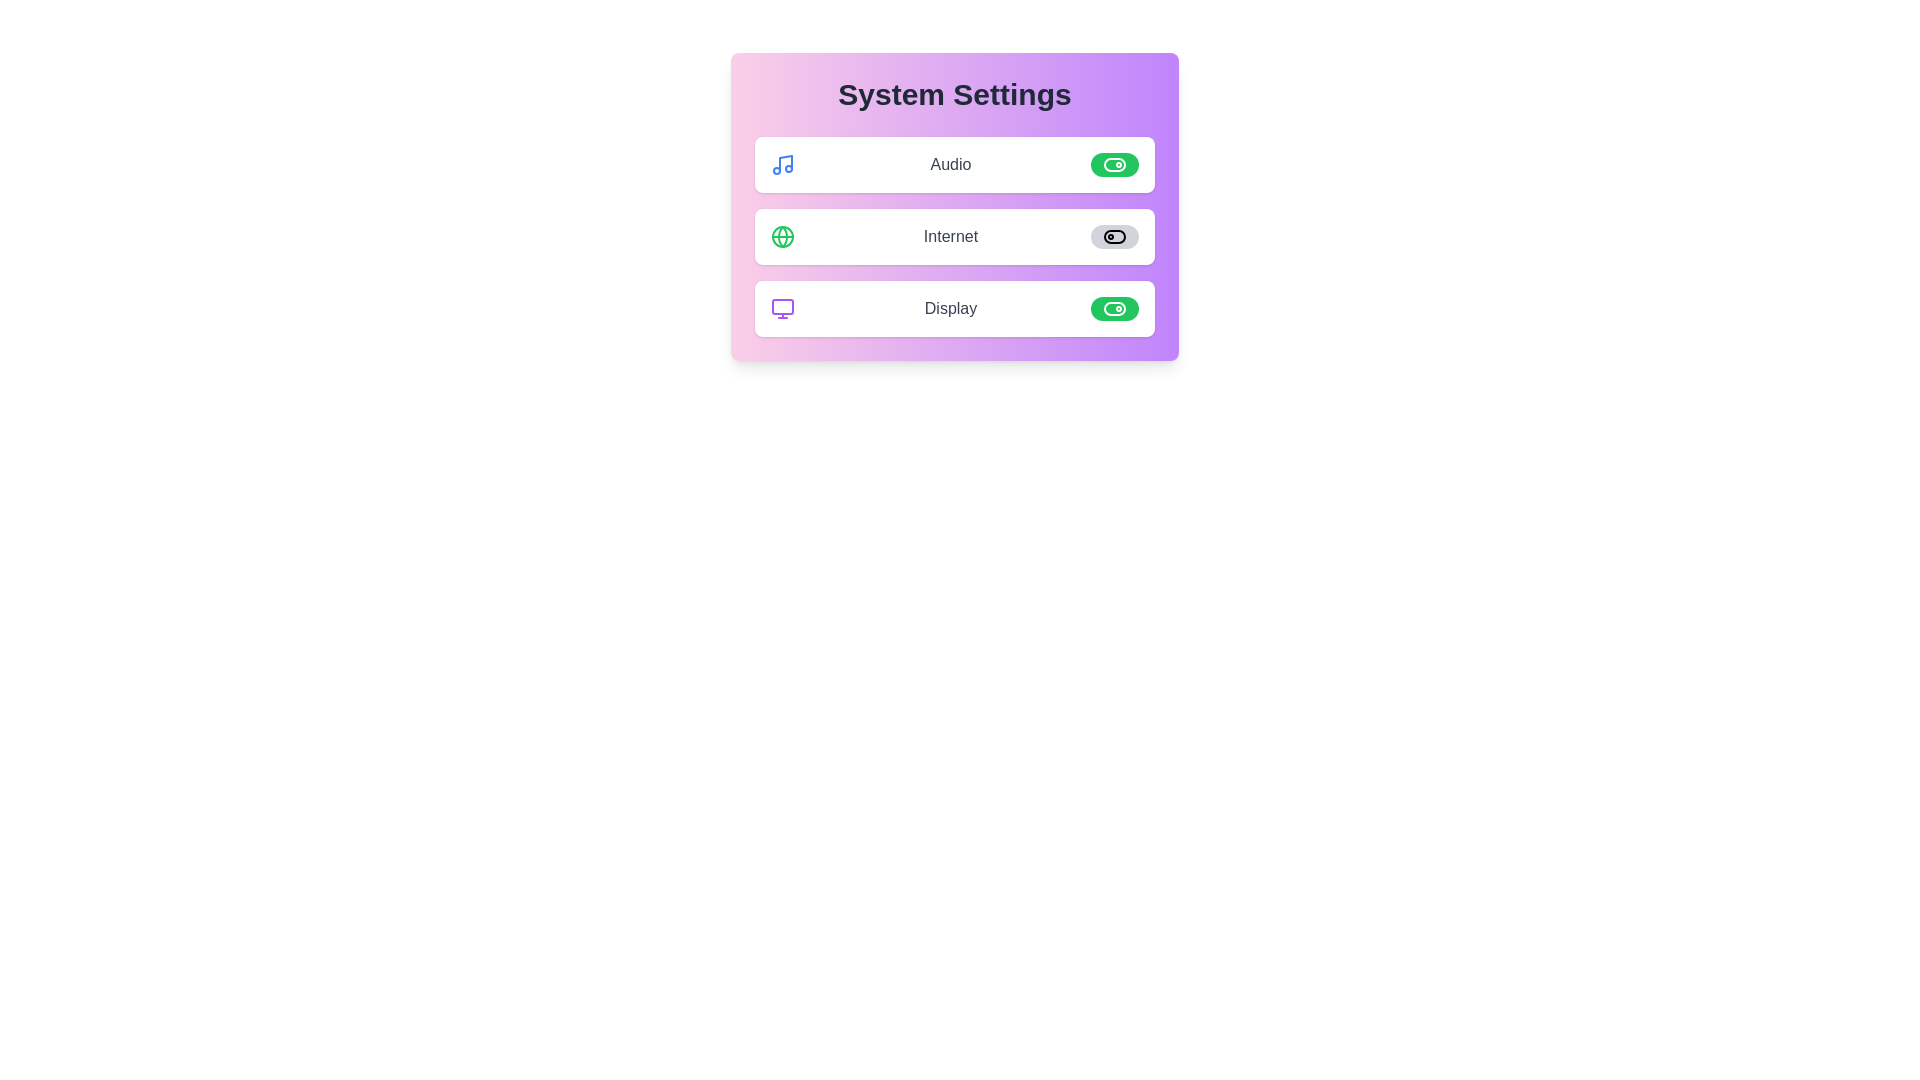  I want to click on the musical note icon, which is the first icon in the vertical arrangement under the 'Audio' section, so click(781, 164).